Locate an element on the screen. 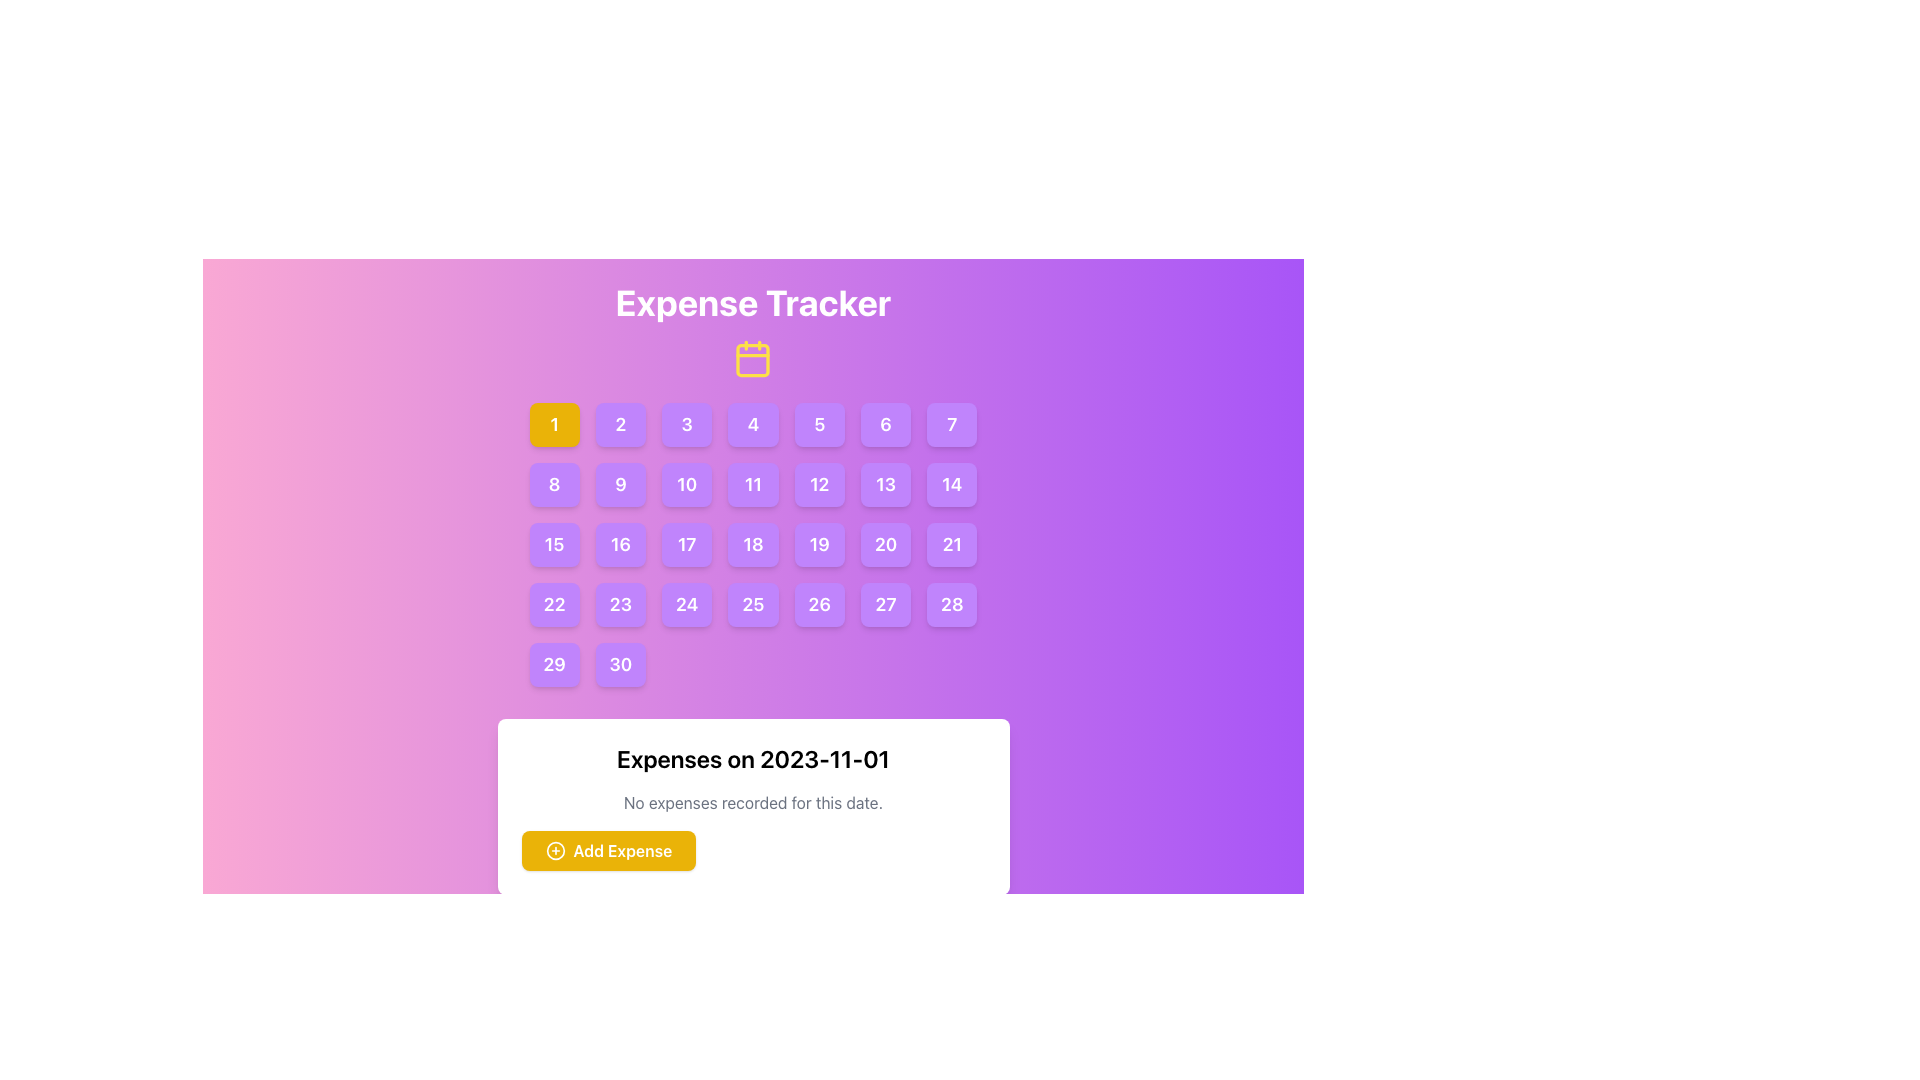 The height and width of the screenshot is (1080, 1920). the fifth button in the third row of the calendar grid is located at coordinates (819, 544).